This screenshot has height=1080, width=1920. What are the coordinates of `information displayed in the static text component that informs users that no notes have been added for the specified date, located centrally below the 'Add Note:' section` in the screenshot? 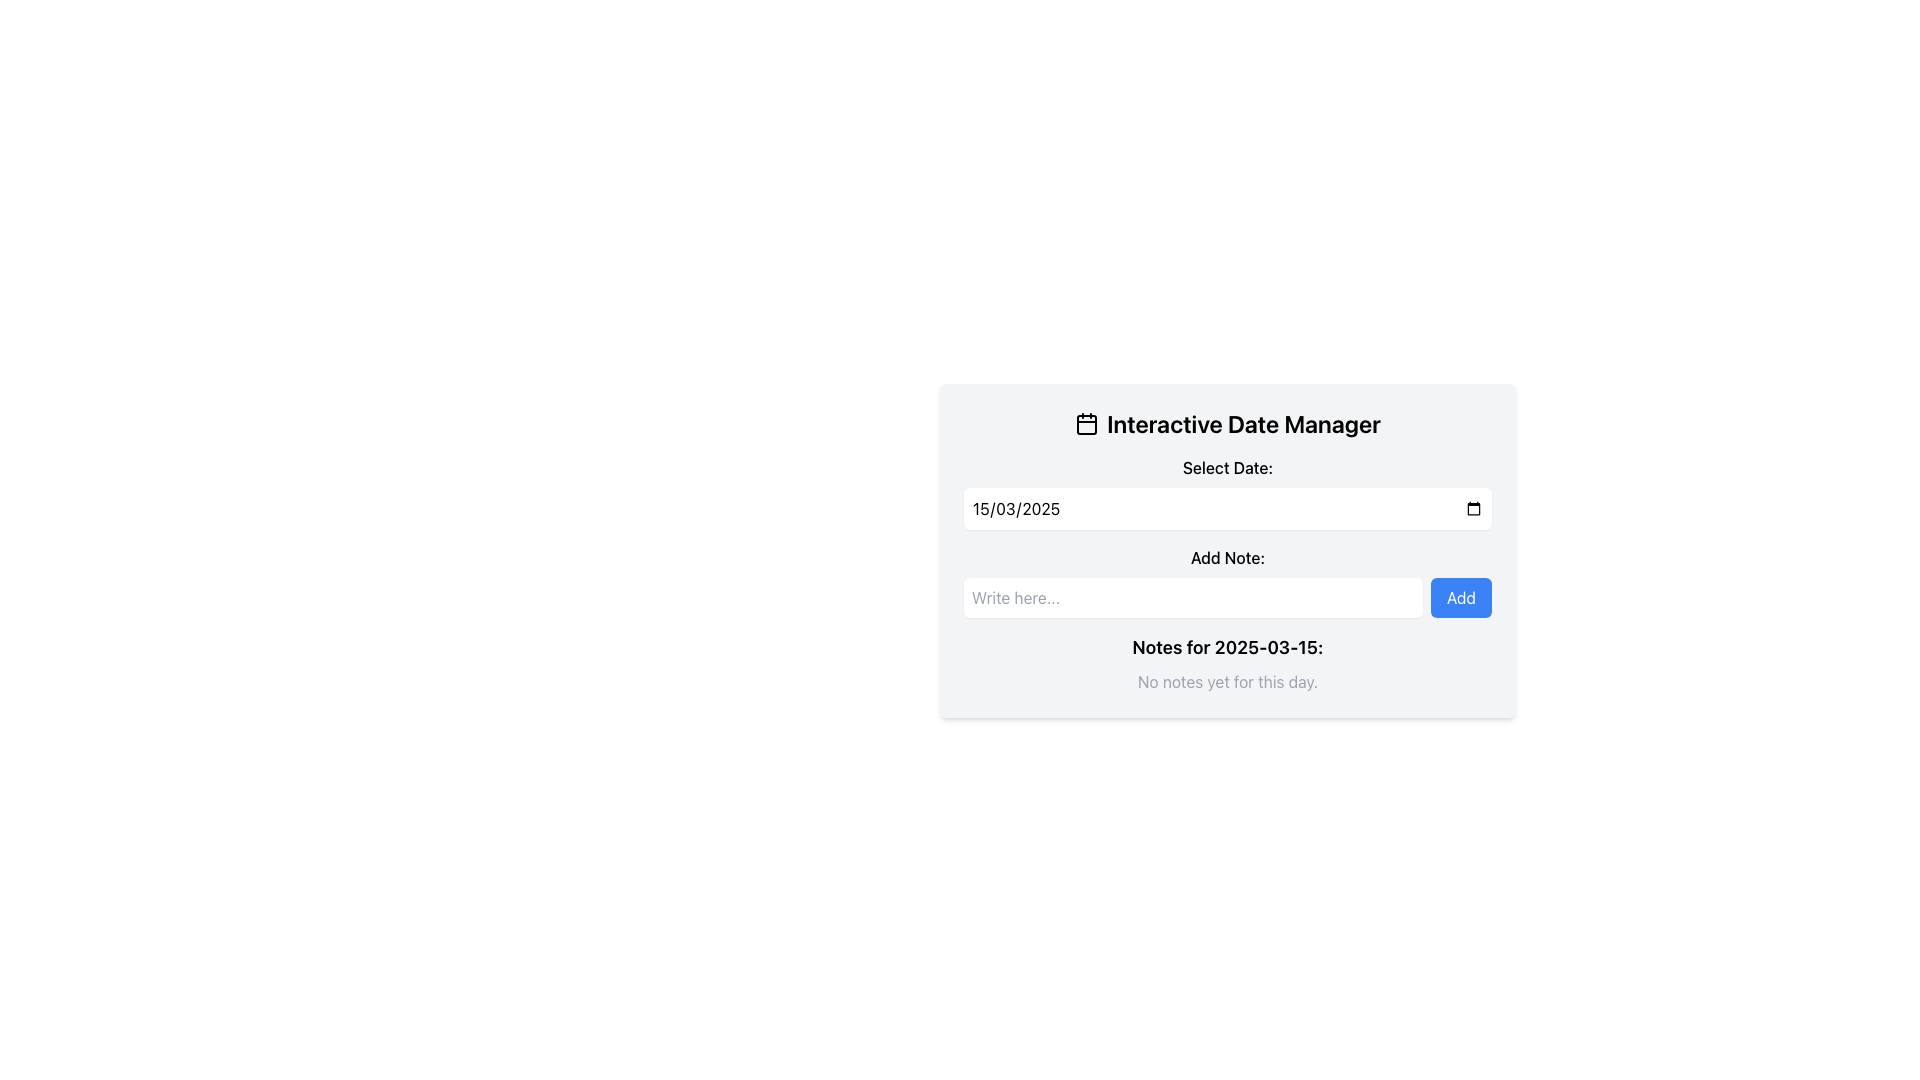 It's located at (1227, 663).